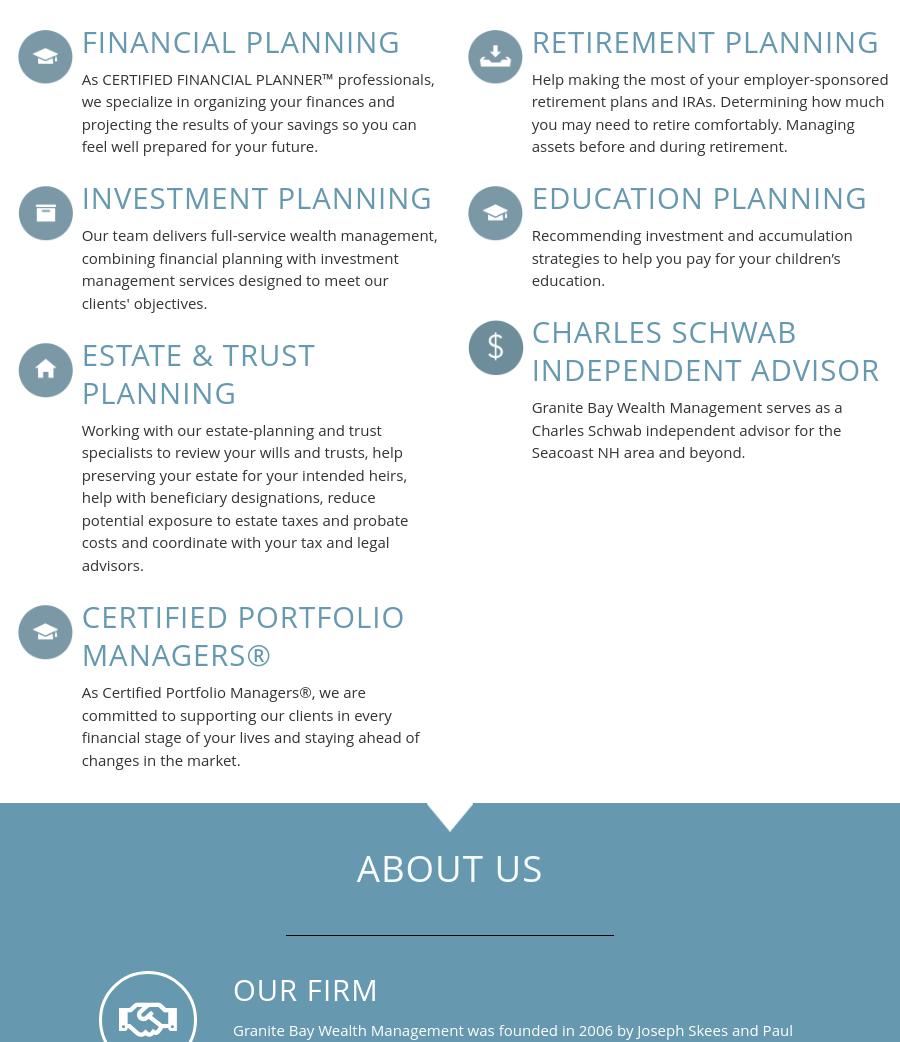 Image resolution: width=900 pixels, height=1042 pixels. What do you see at coordinates (304, 990) in the screenshot?
I see `'OUR FIRM'` at bounding box center [304, 990].